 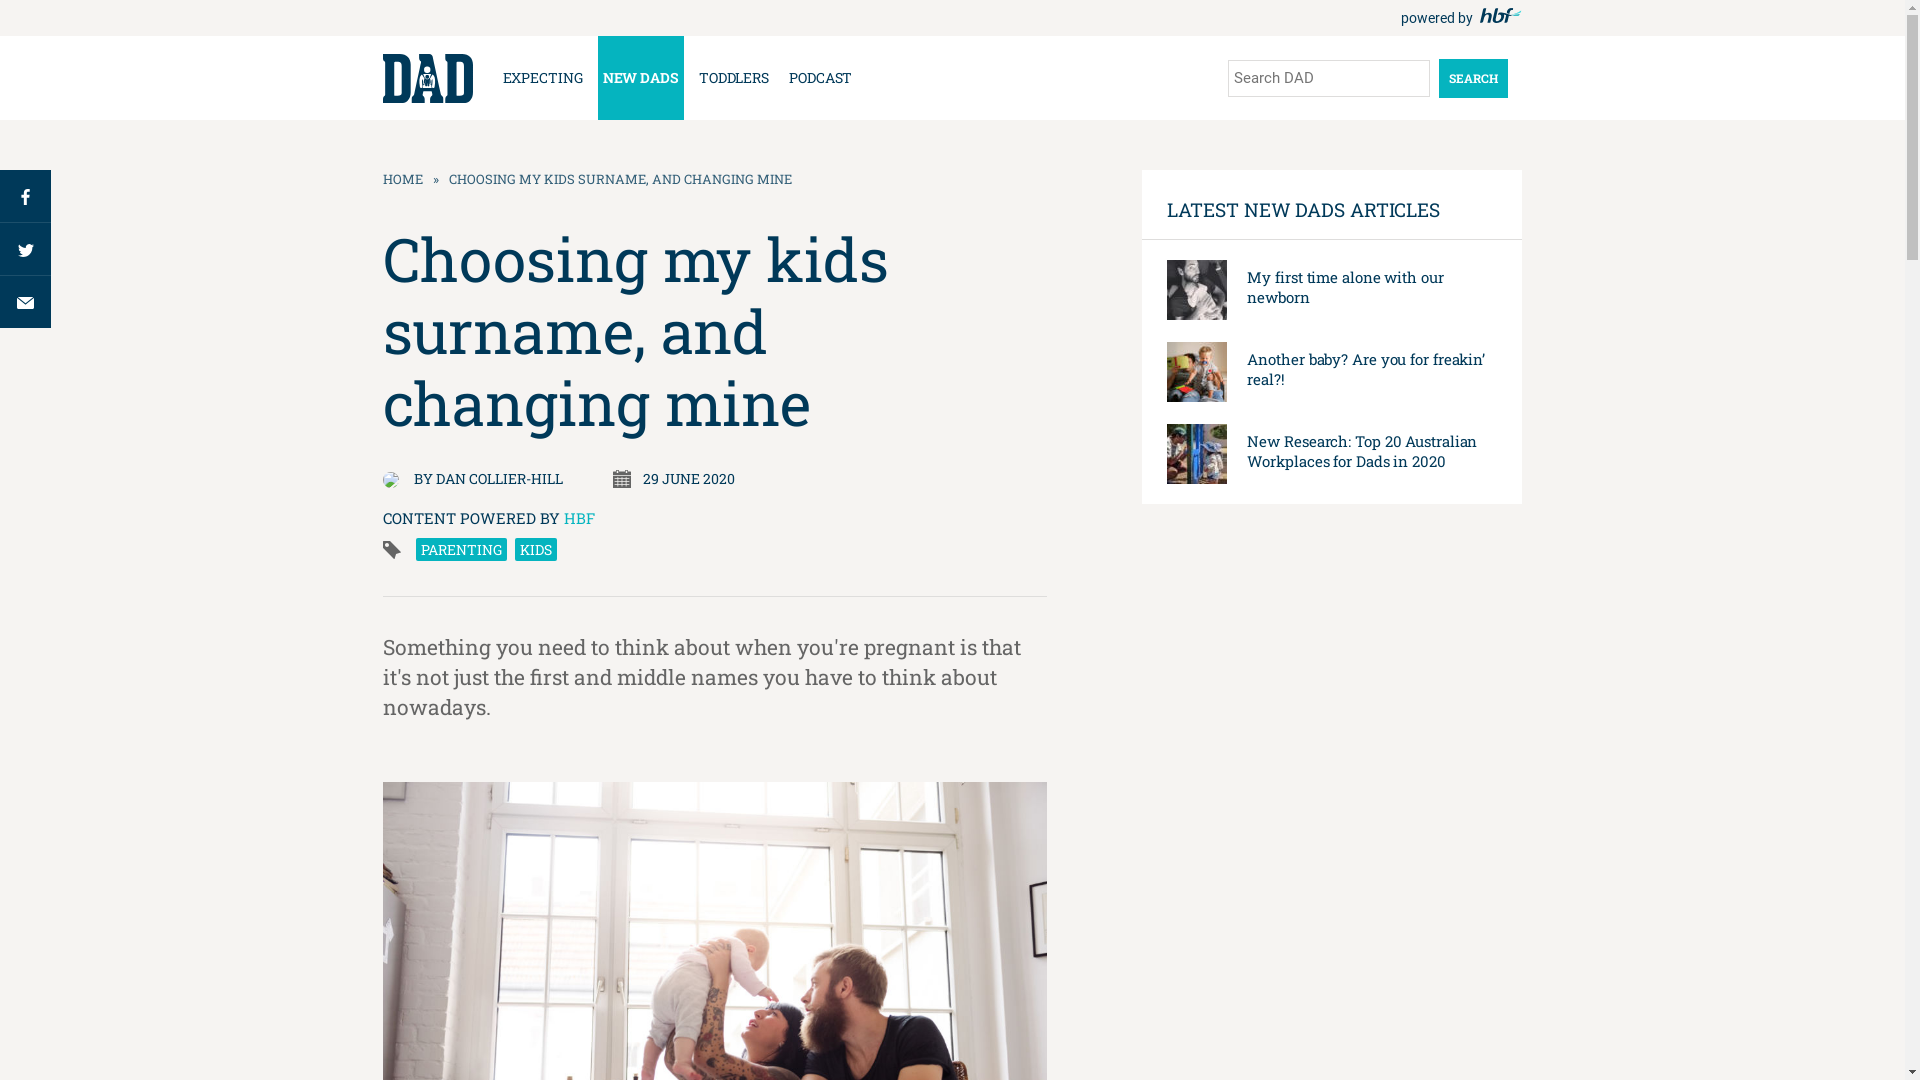 I want to click on 'NEW DADS', so click(x=641, y=76).